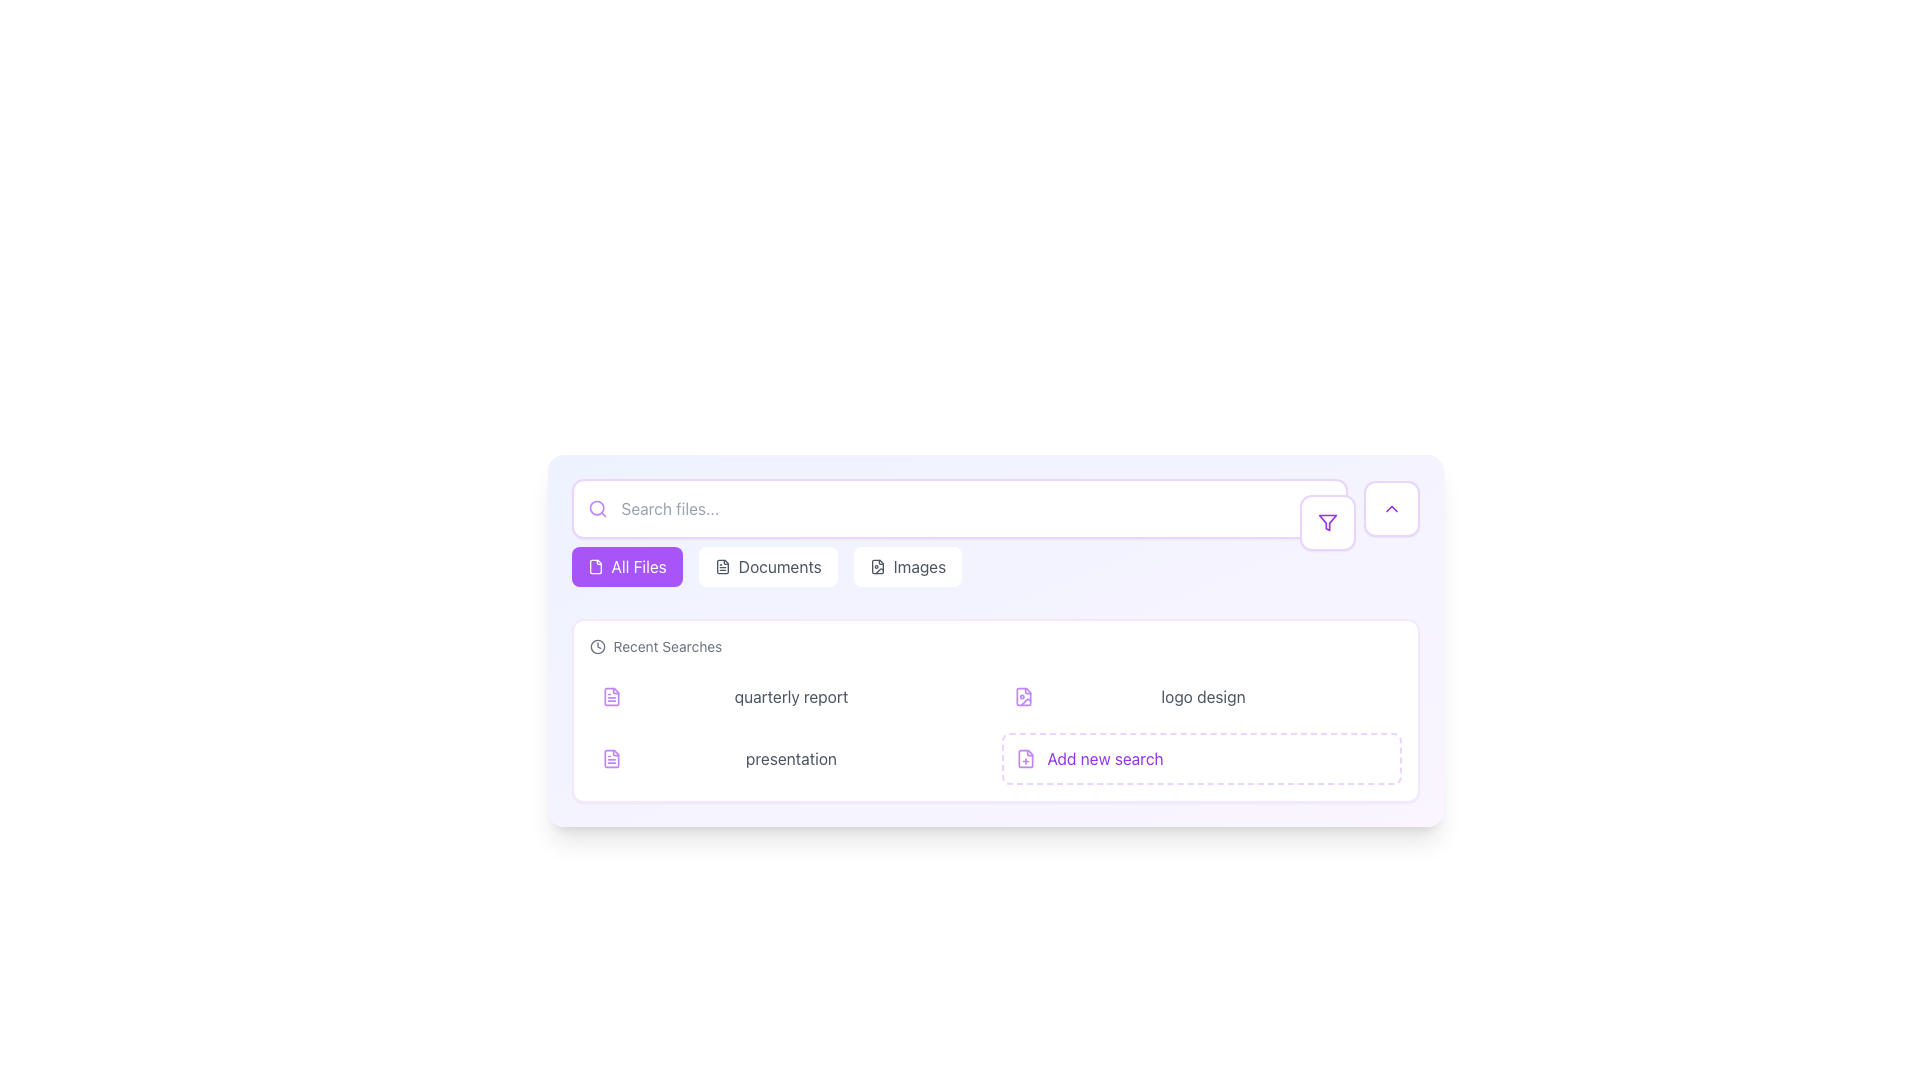 This screenshot has width=1920, height=1080. I want to click on the second list item labeled 'logo design' located under the 'Recent Searches' heading, so click(1200, 696).